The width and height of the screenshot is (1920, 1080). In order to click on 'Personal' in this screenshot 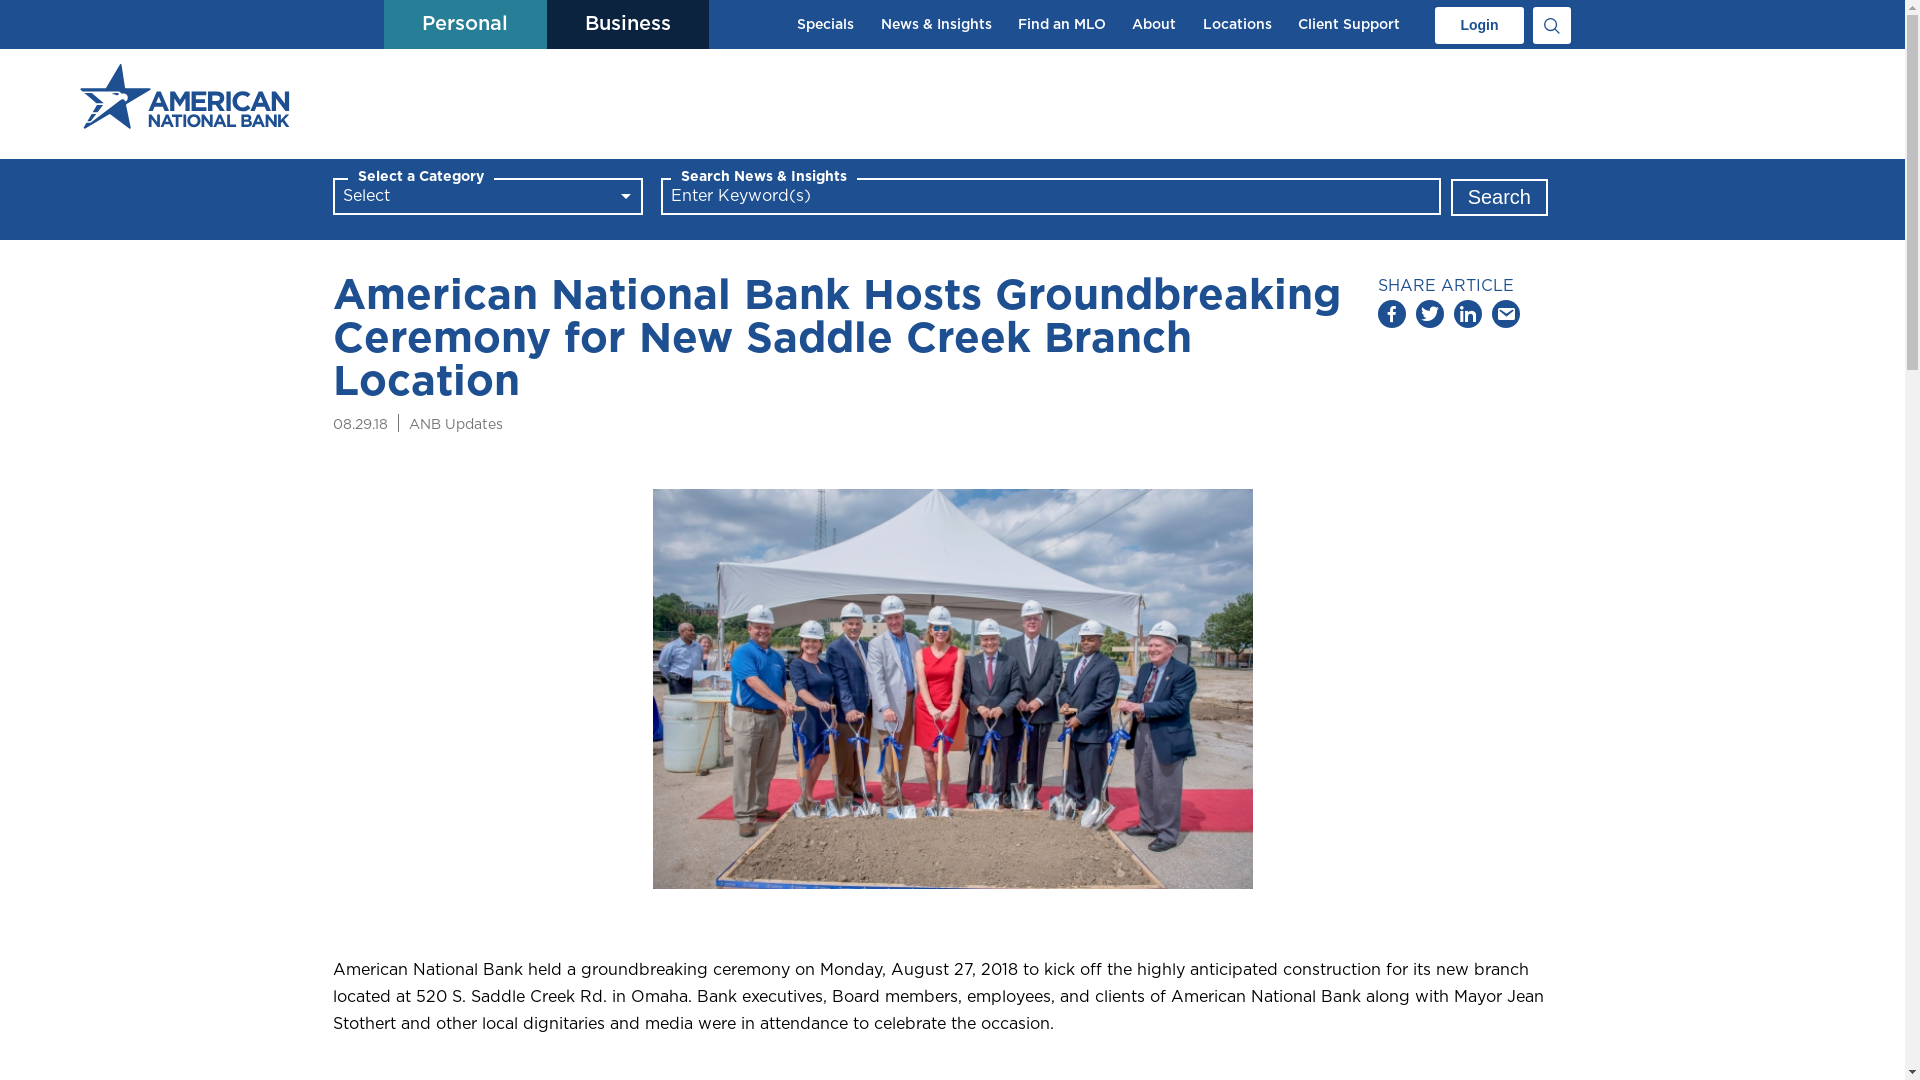, I will do `click(407, 24)`.